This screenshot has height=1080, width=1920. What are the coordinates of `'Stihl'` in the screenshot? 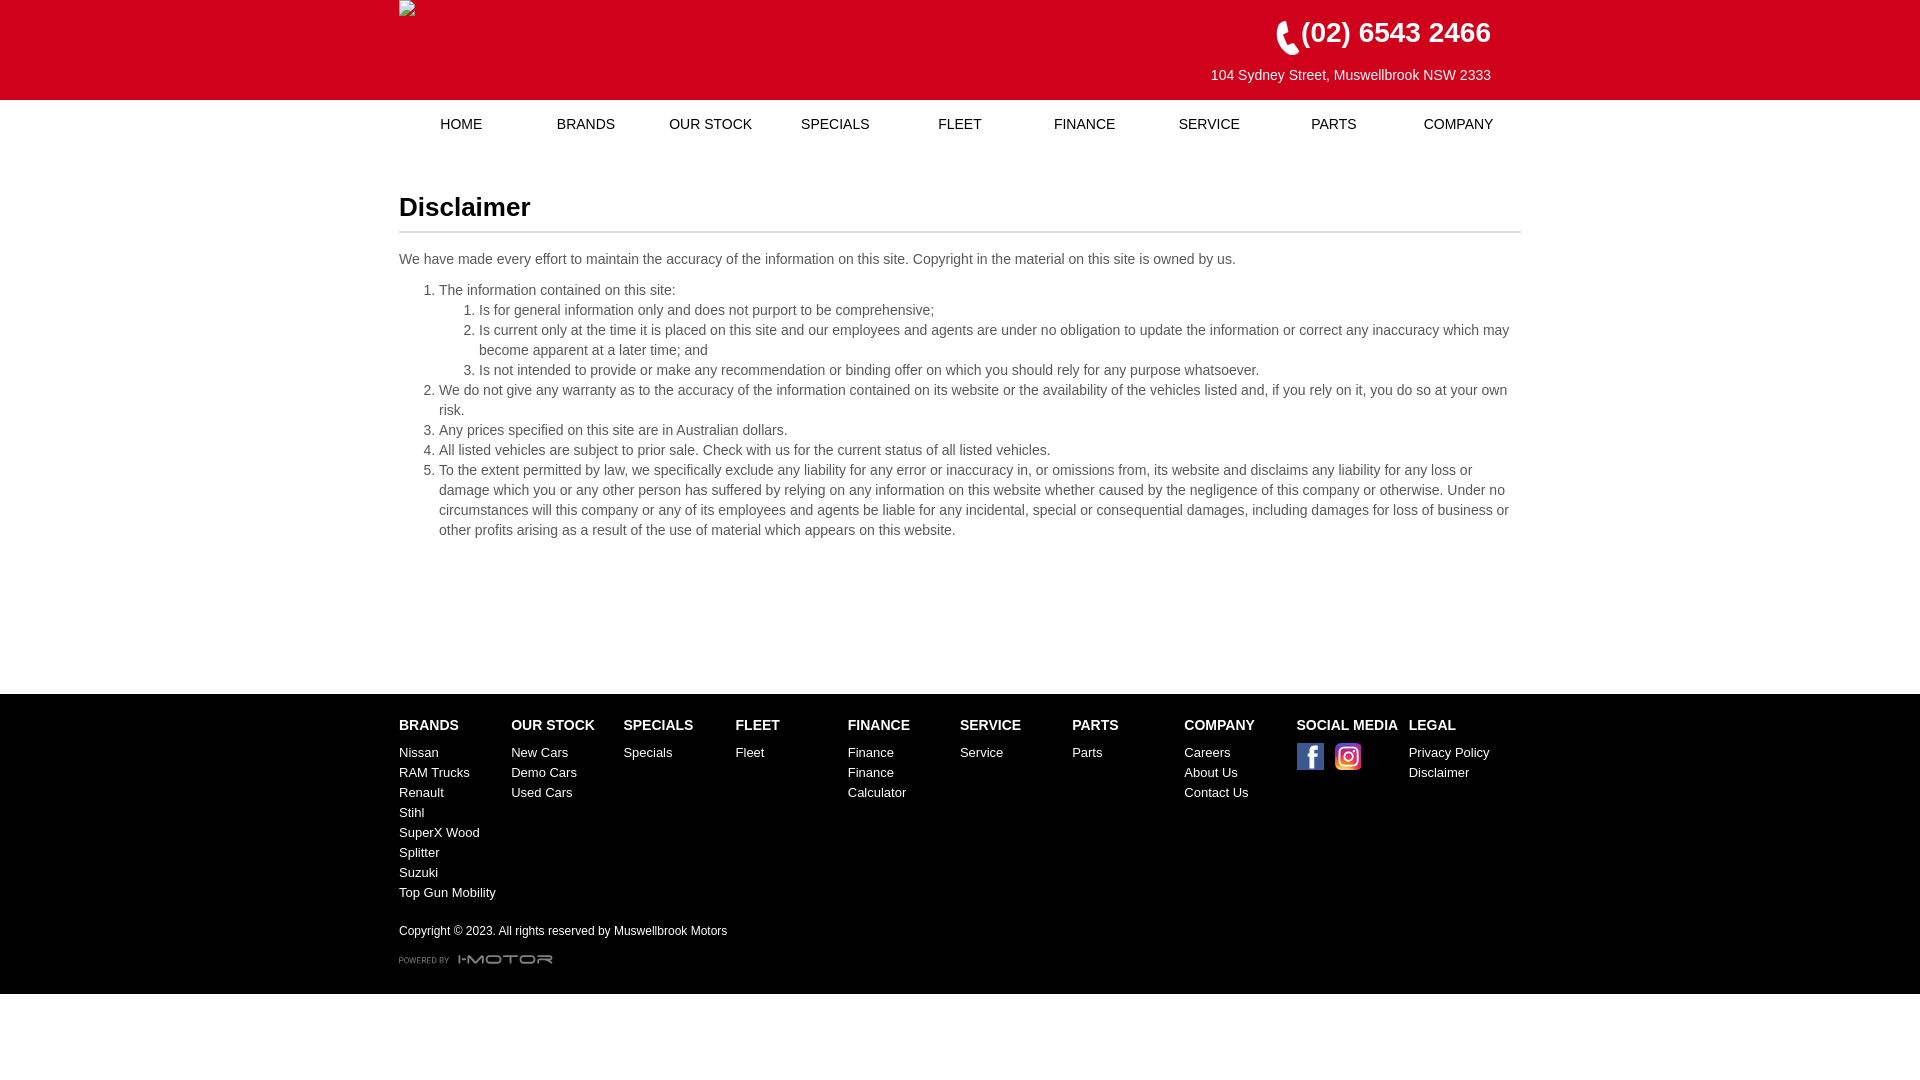 It's located at (450, 813).